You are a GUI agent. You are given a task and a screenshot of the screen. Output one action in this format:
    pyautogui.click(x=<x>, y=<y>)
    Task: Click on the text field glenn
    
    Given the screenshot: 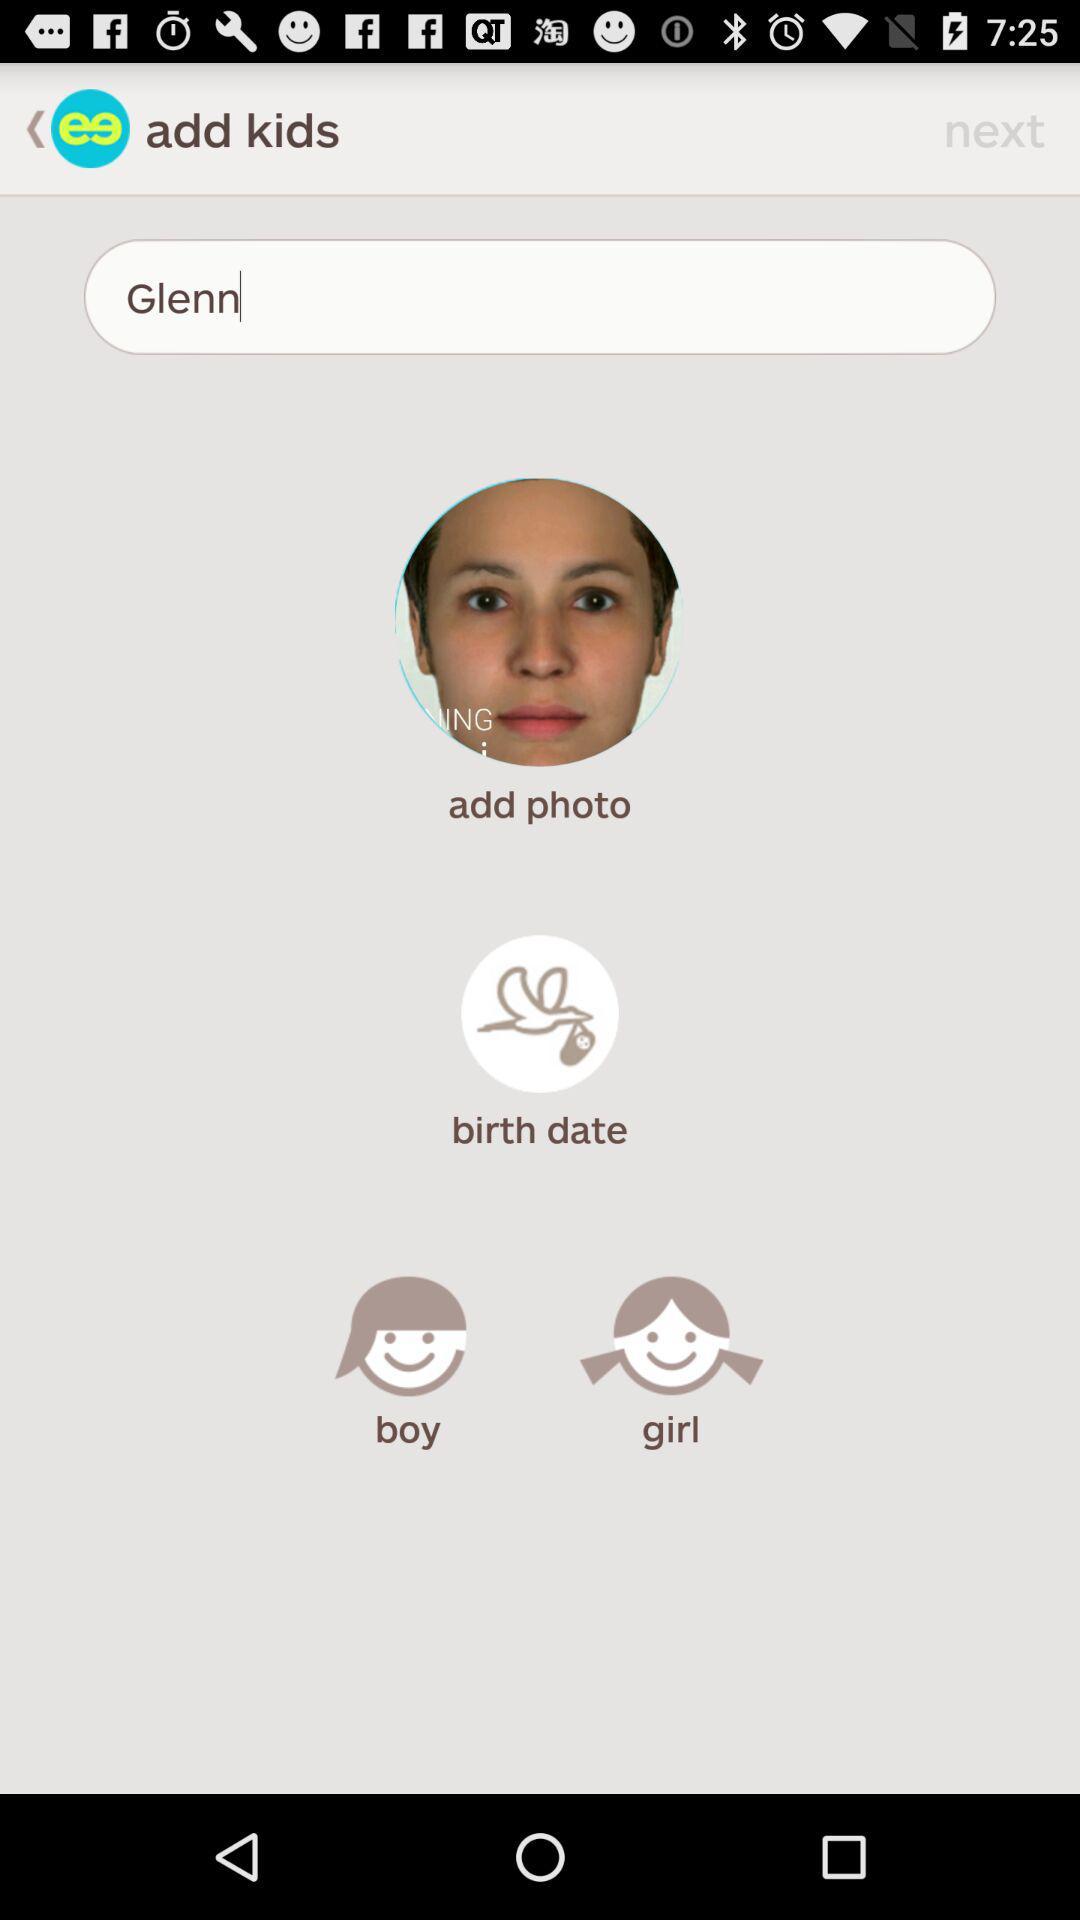 What is the action you would take?
    pyautogui.click(x=540, y=296)
    